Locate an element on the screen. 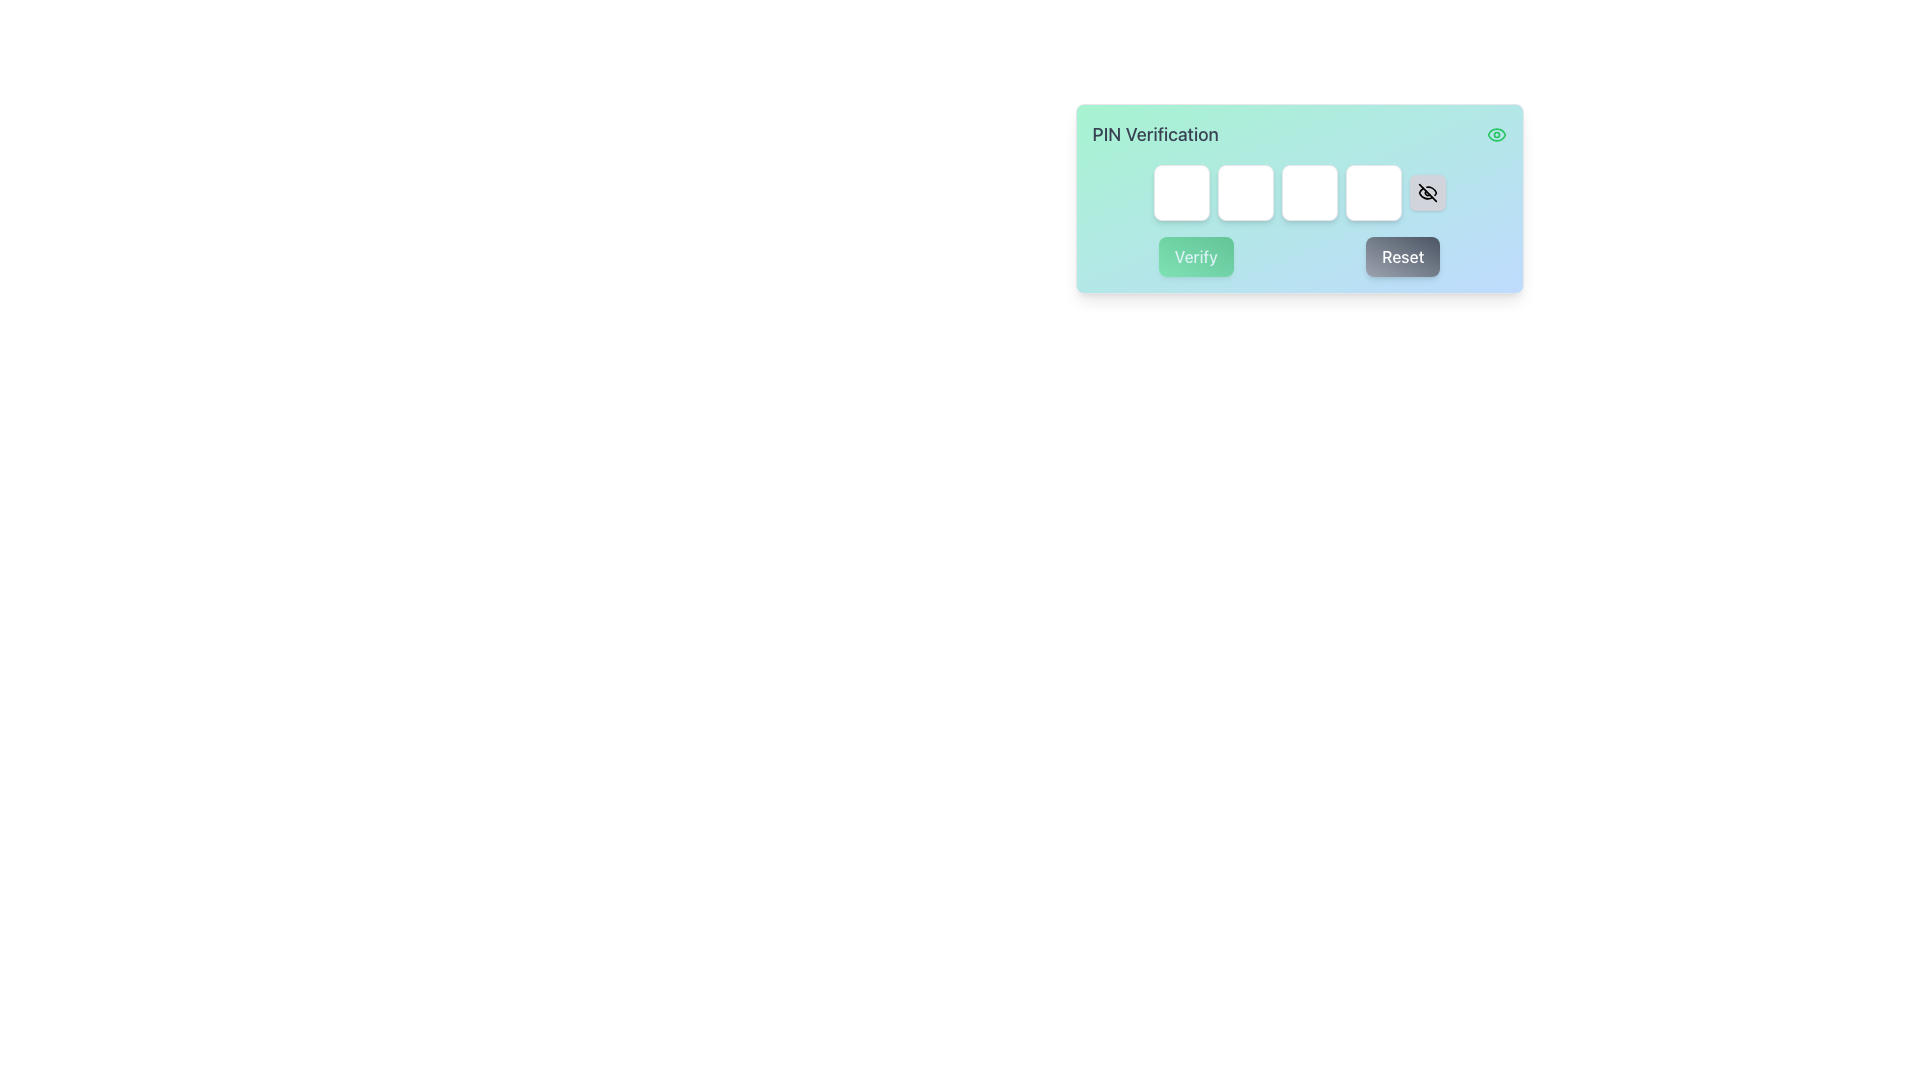 The width and height of the screenshot is (1920, 1080). the green eye icon located at the far right side of the PIN Verification section is located at coordinates (1496, 135).